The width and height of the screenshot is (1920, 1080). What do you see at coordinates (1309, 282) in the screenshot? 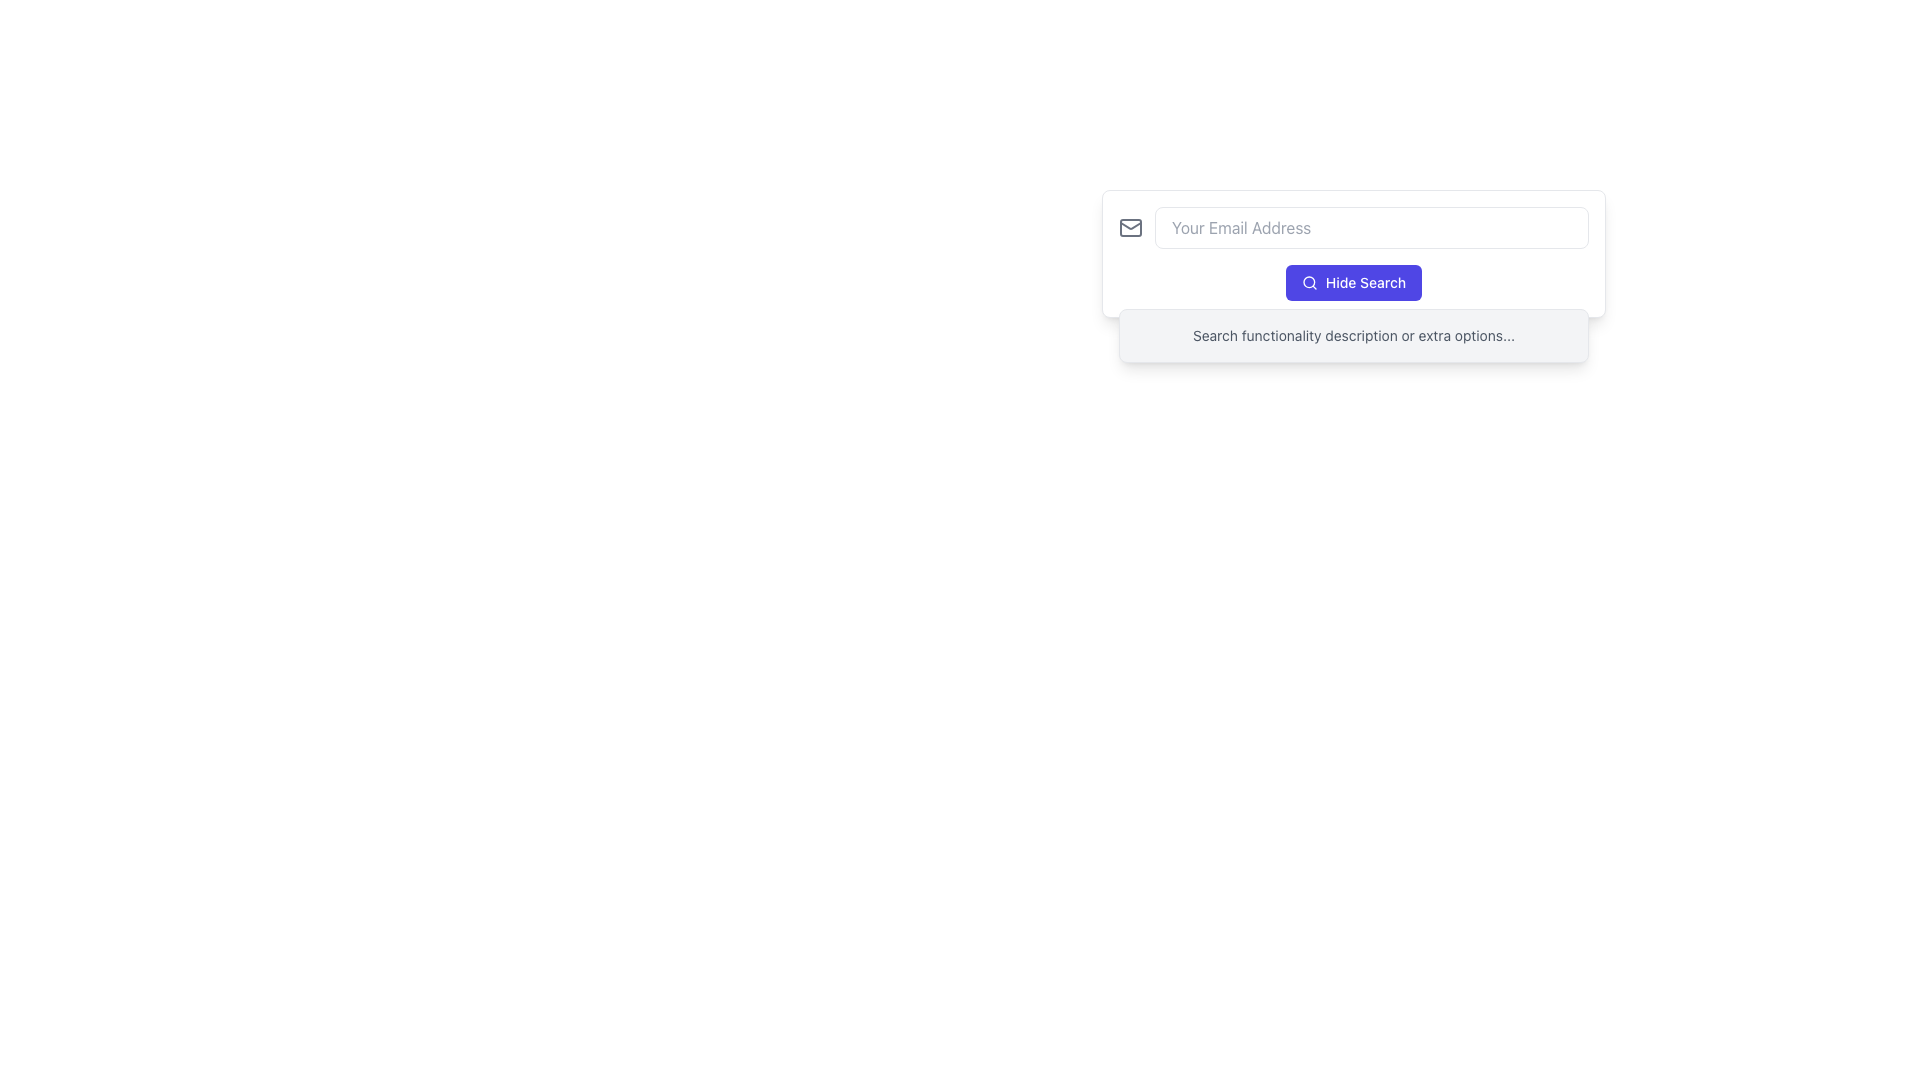
I see `the hollow circle element of the magnifying glass icon, which is located in the 'Hide Search' button area` at bounding box center [1309, 282].